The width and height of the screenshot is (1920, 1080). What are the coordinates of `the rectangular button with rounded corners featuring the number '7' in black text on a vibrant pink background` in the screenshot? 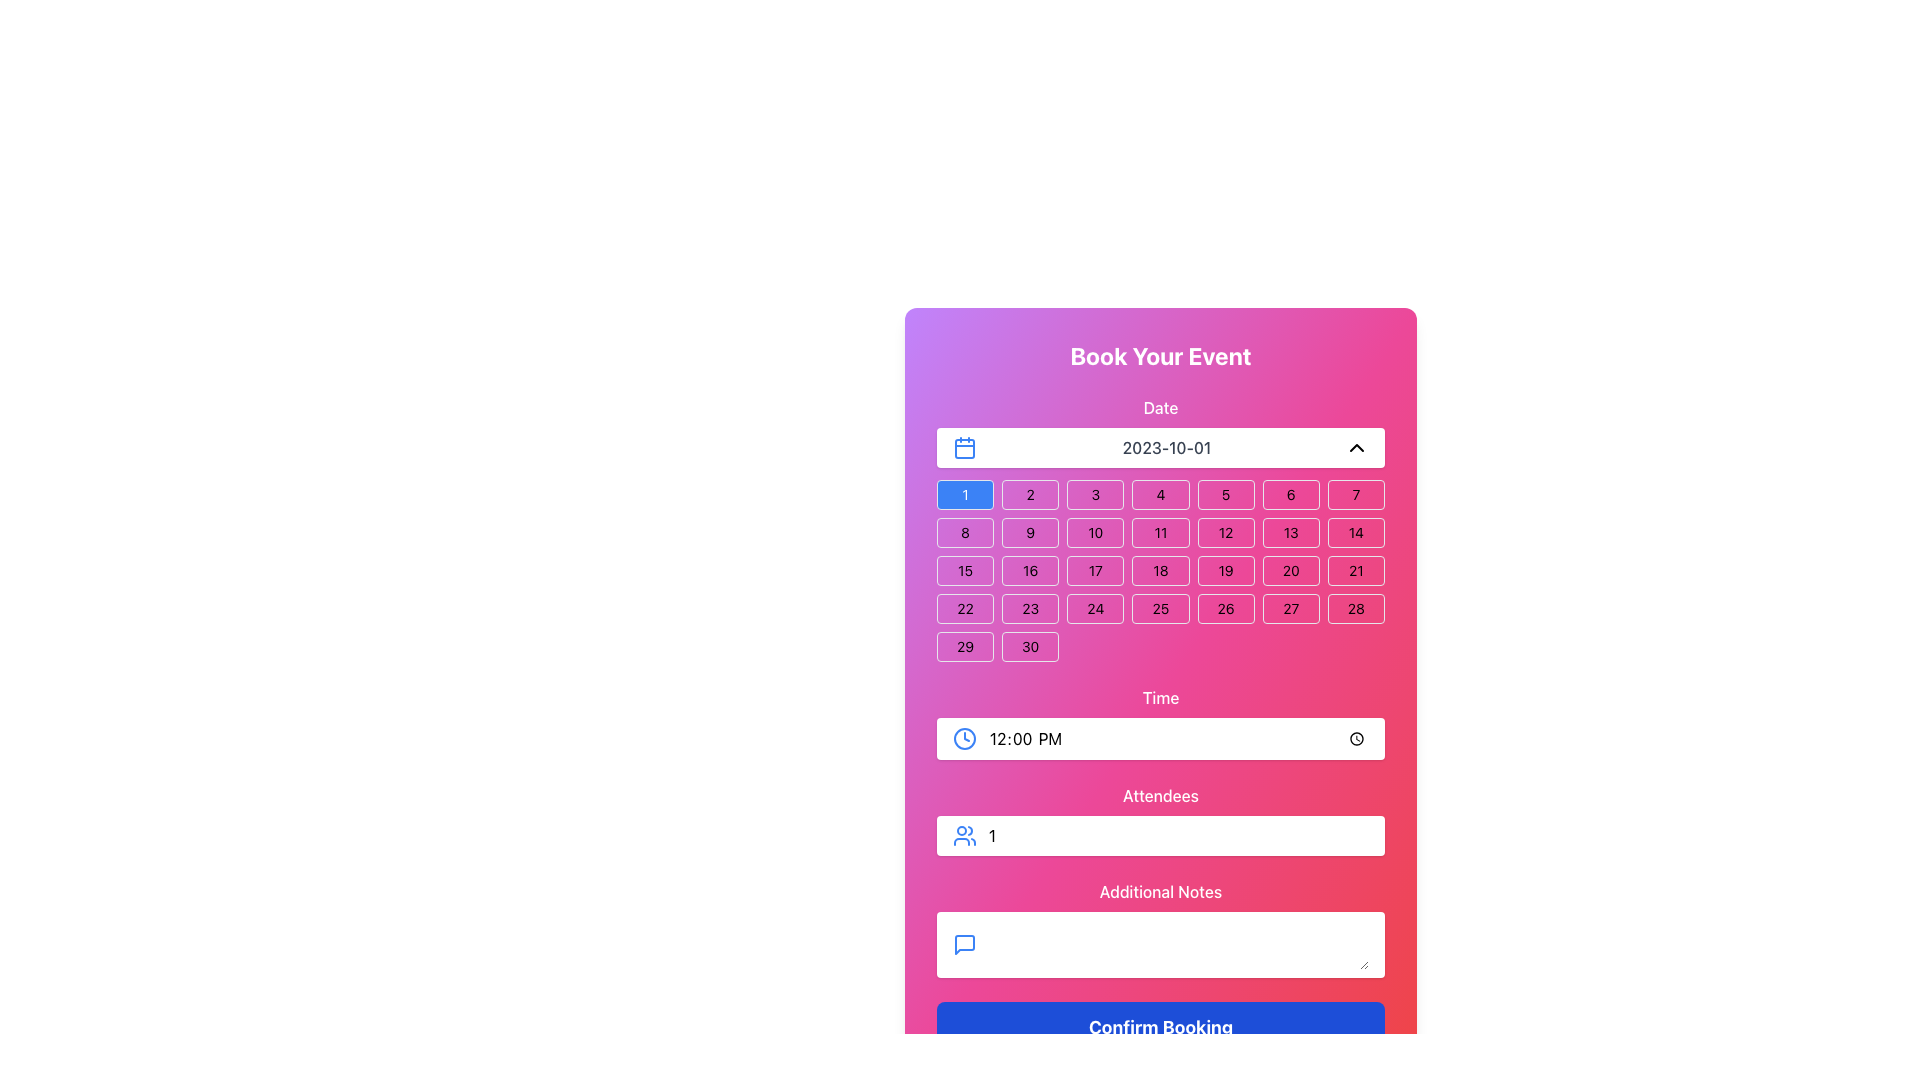 It's located at (1356, 494).